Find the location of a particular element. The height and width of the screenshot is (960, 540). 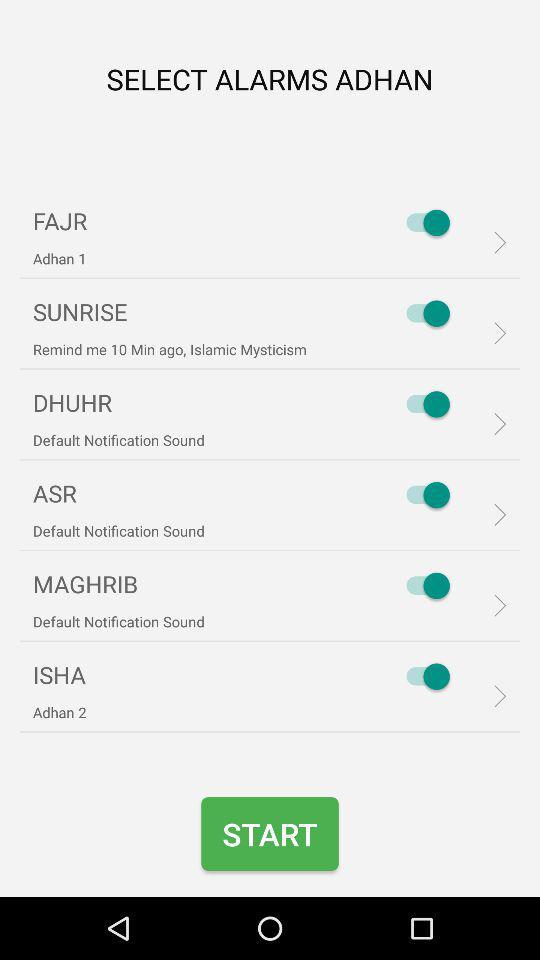

switch maghrib sound option is located at coordinates (422, 585).